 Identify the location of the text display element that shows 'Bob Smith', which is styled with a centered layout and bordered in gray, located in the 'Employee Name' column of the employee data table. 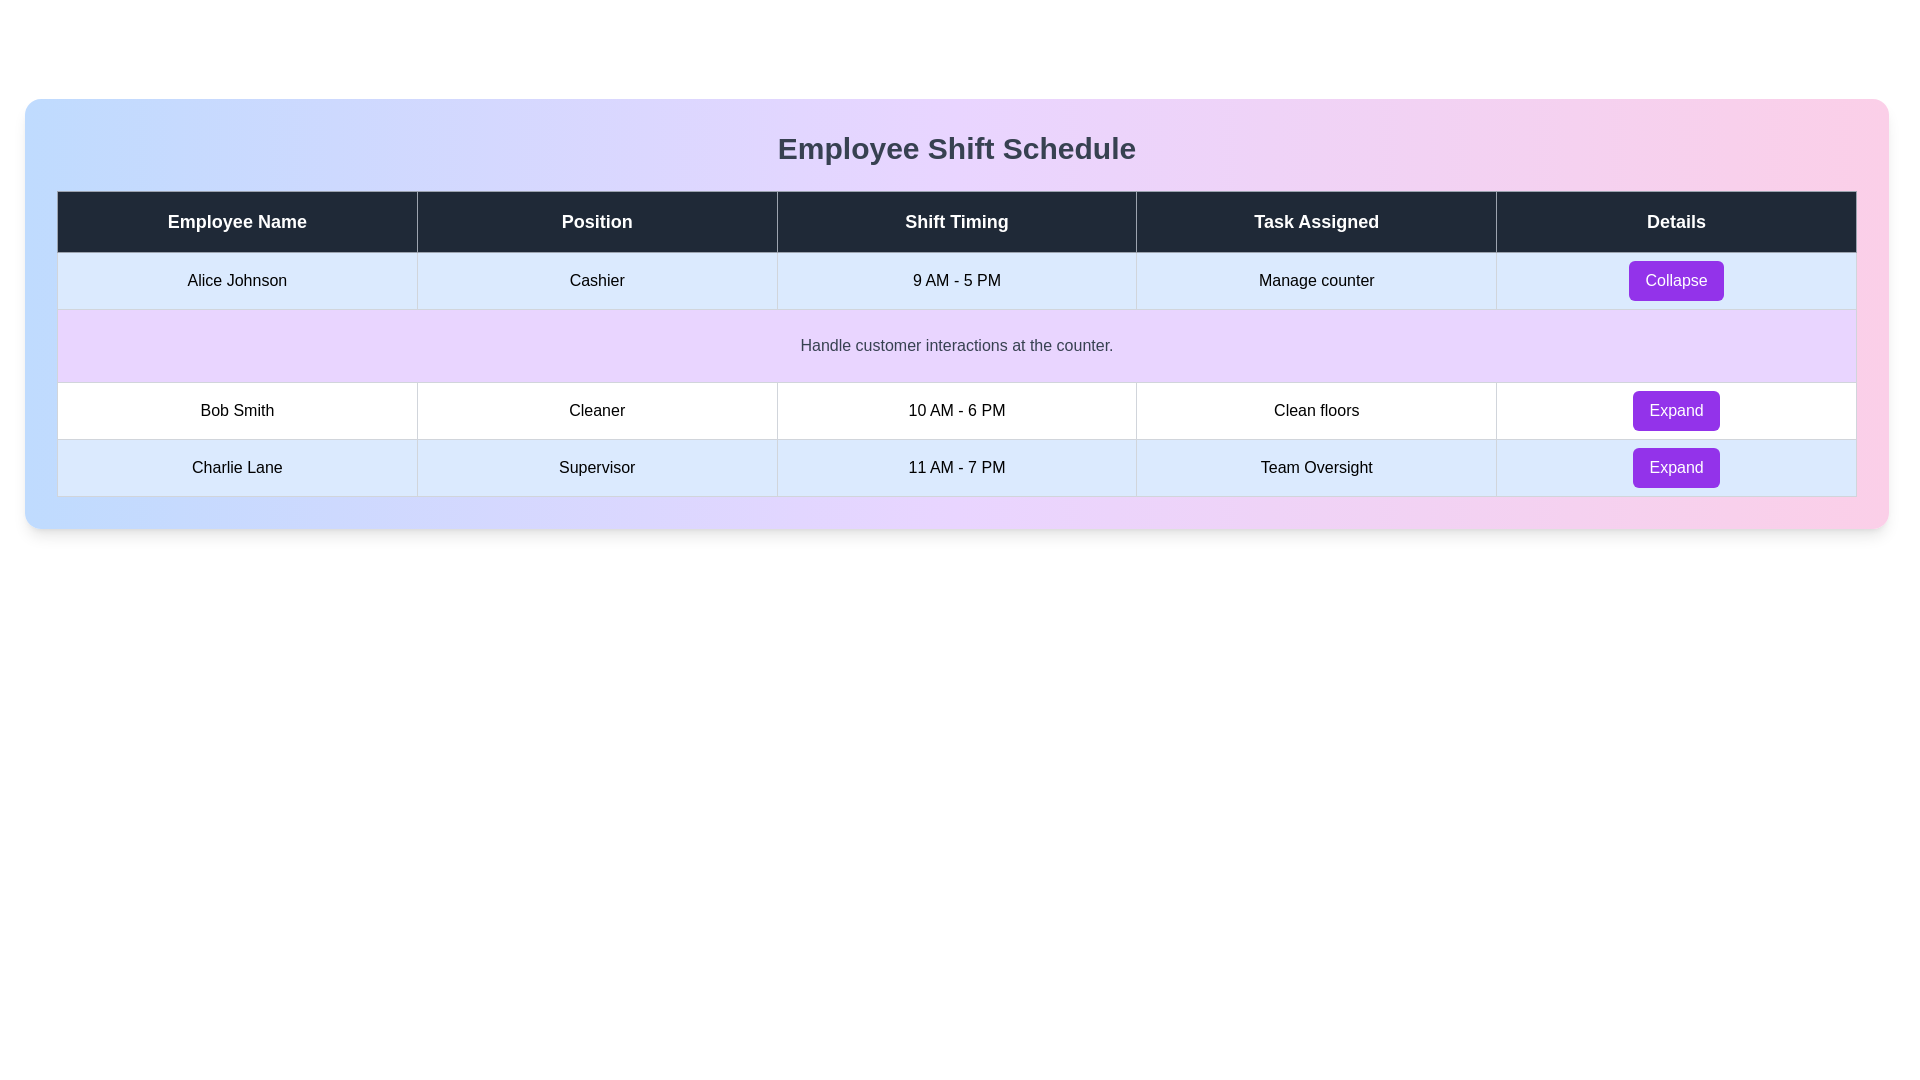
(237, 410).